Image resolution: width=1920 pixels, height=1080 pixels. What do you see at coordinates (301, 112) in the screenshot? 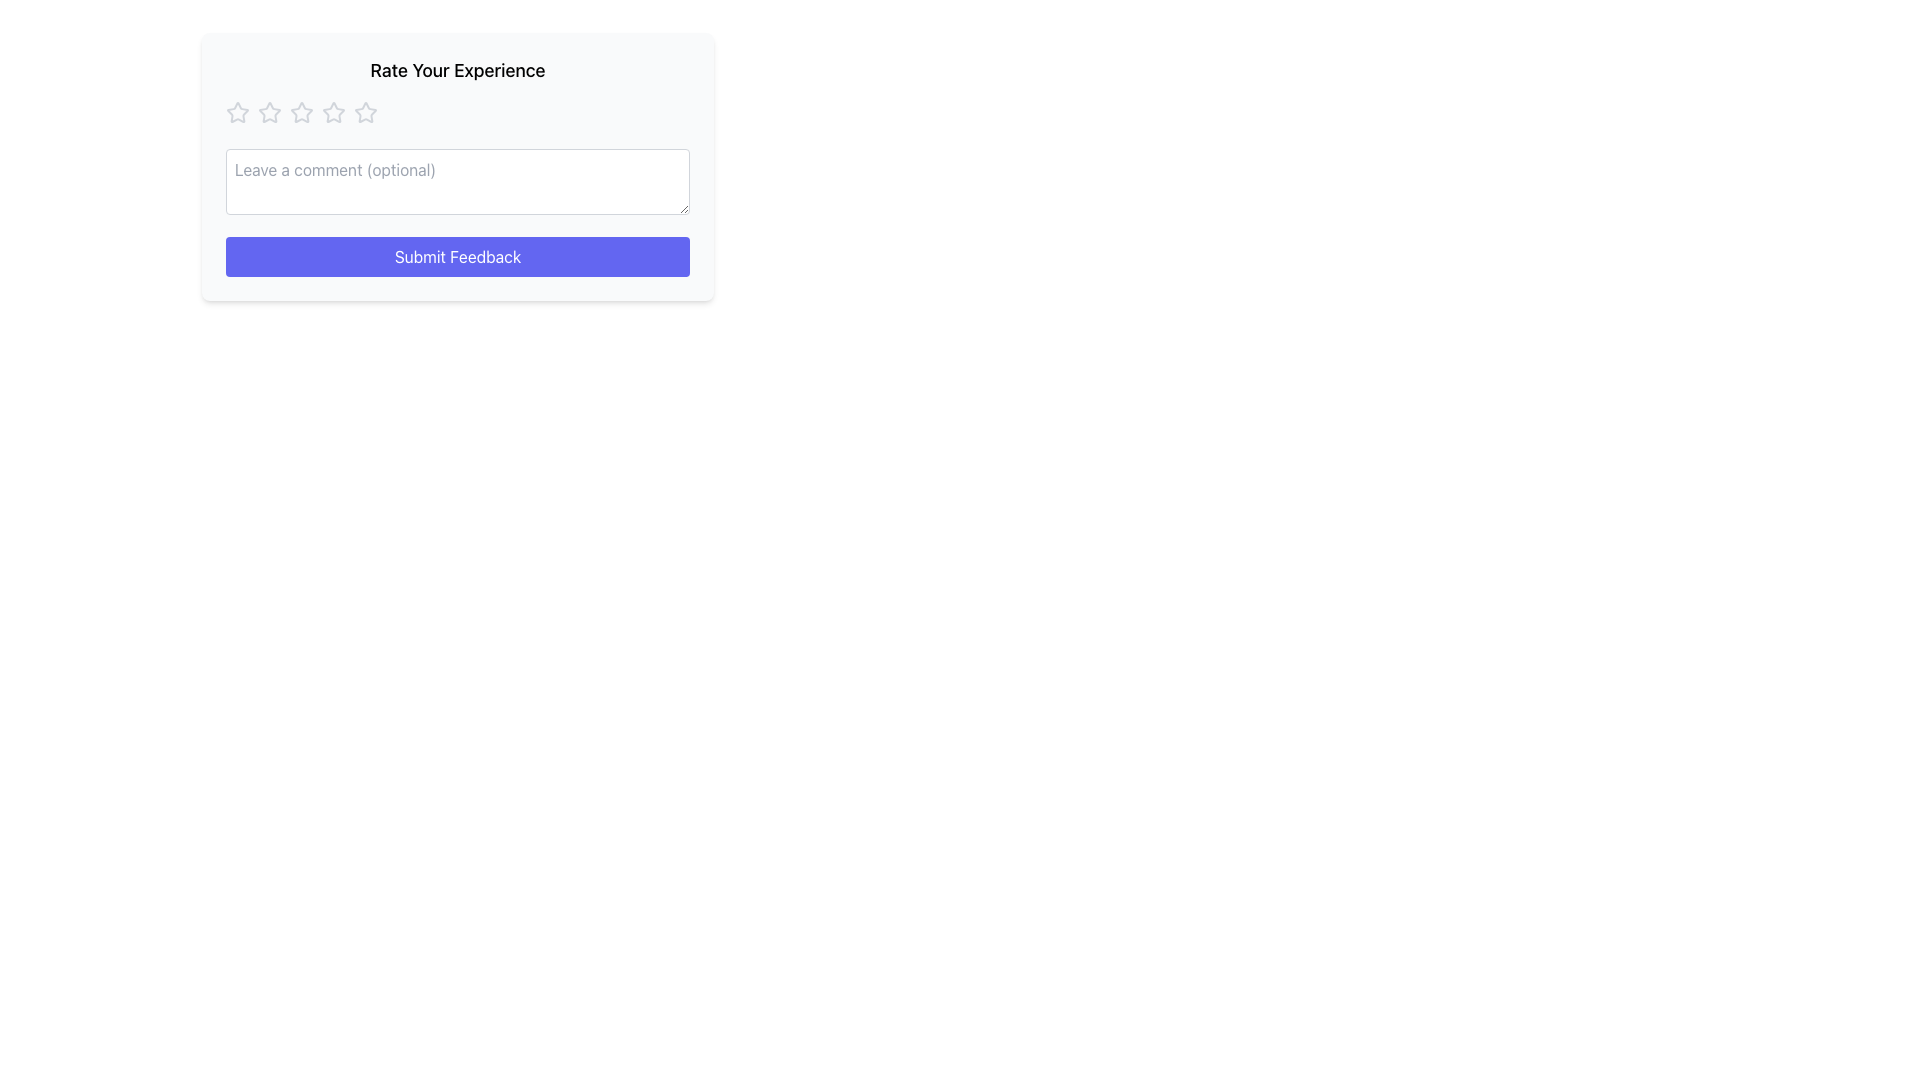
I see `the second star icon in the five-star rating system` at bounding box center [301, 112].